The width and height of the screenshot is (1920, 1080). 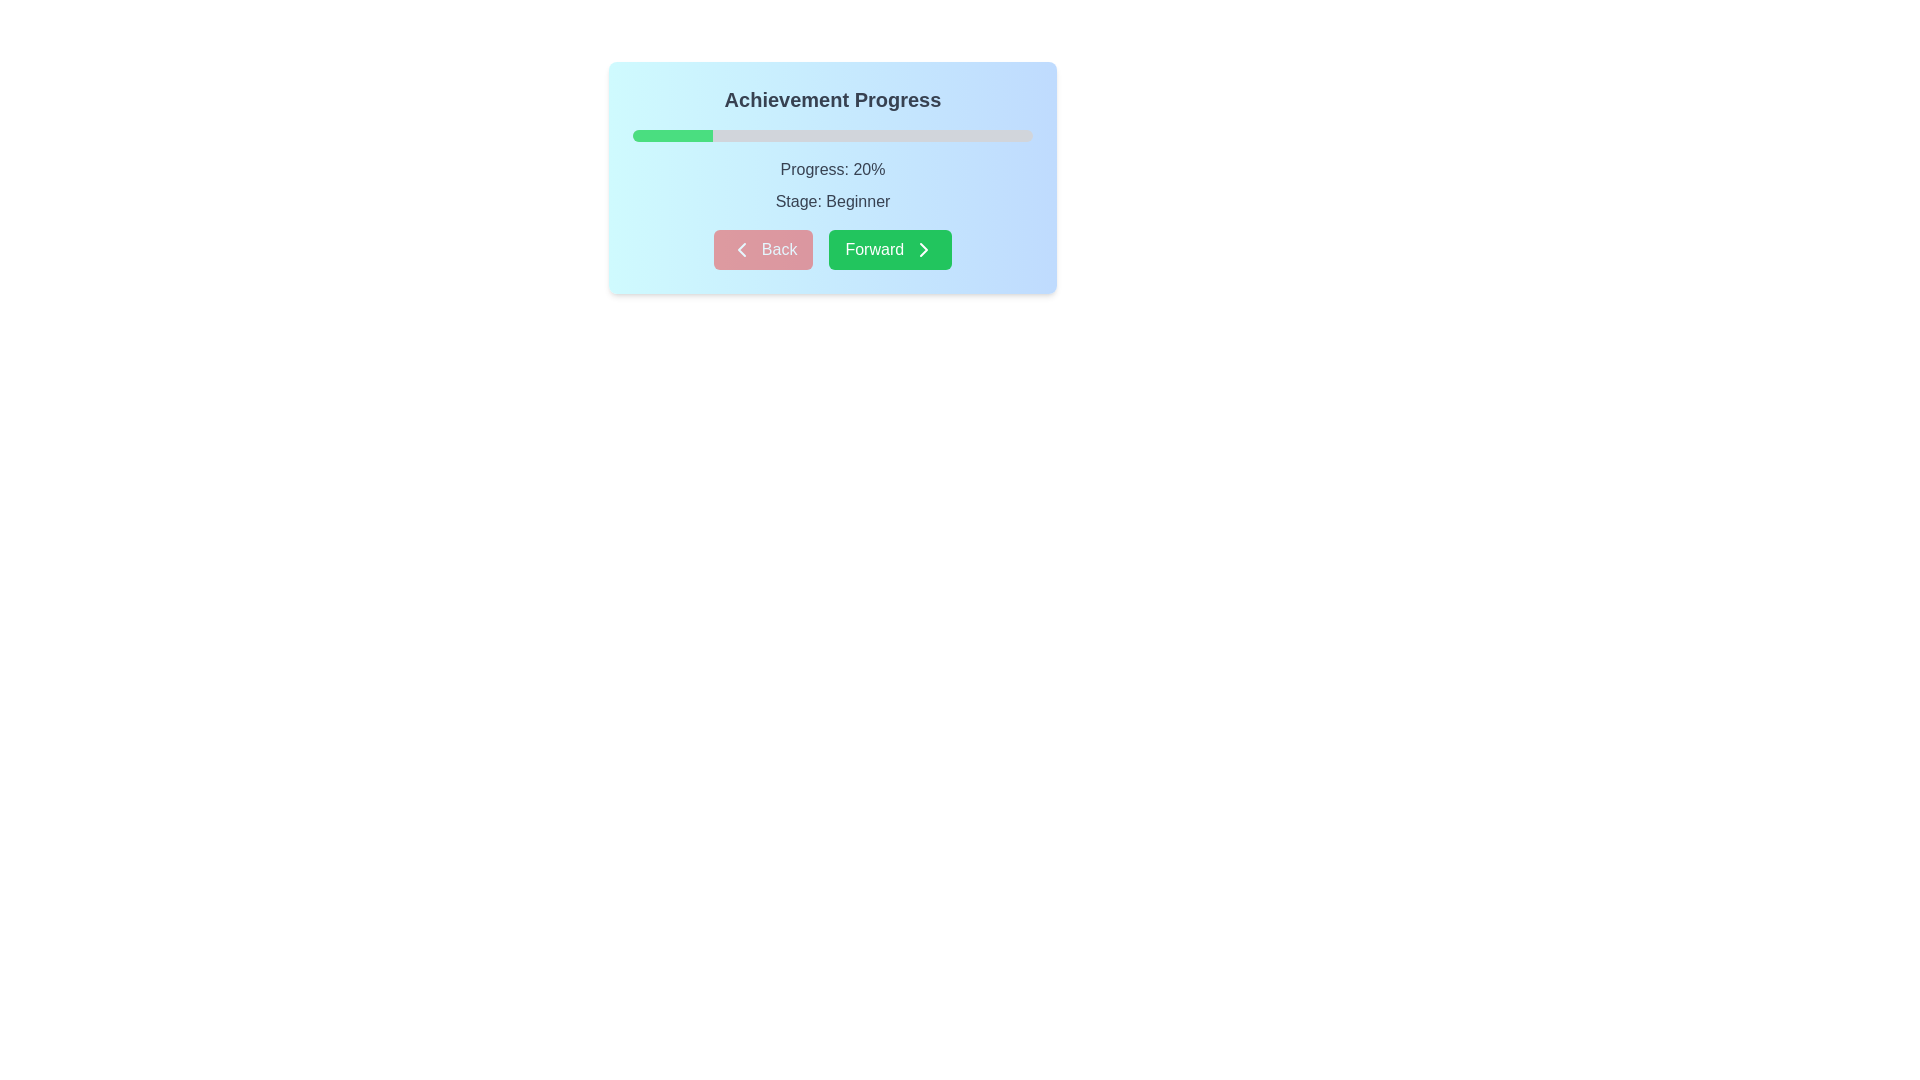 I want to click on the centrally located Button Group at the bottom of the panel, so click(x=833, y=249).